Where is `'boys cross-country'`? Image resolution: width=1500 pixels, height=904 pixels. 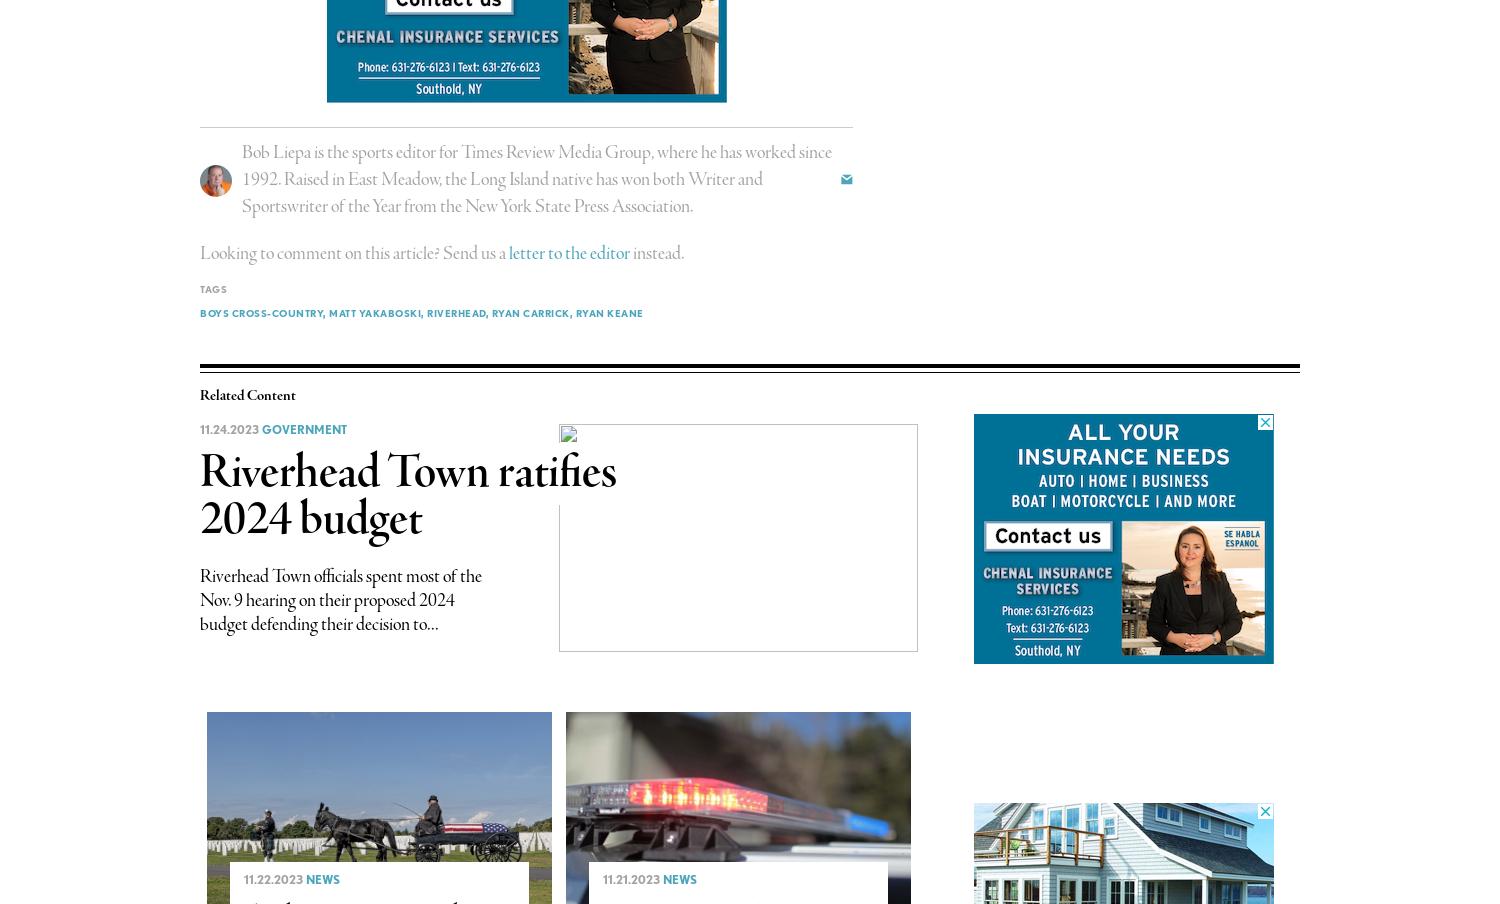
'boys cross-country' is located at coordinates (261, 312).